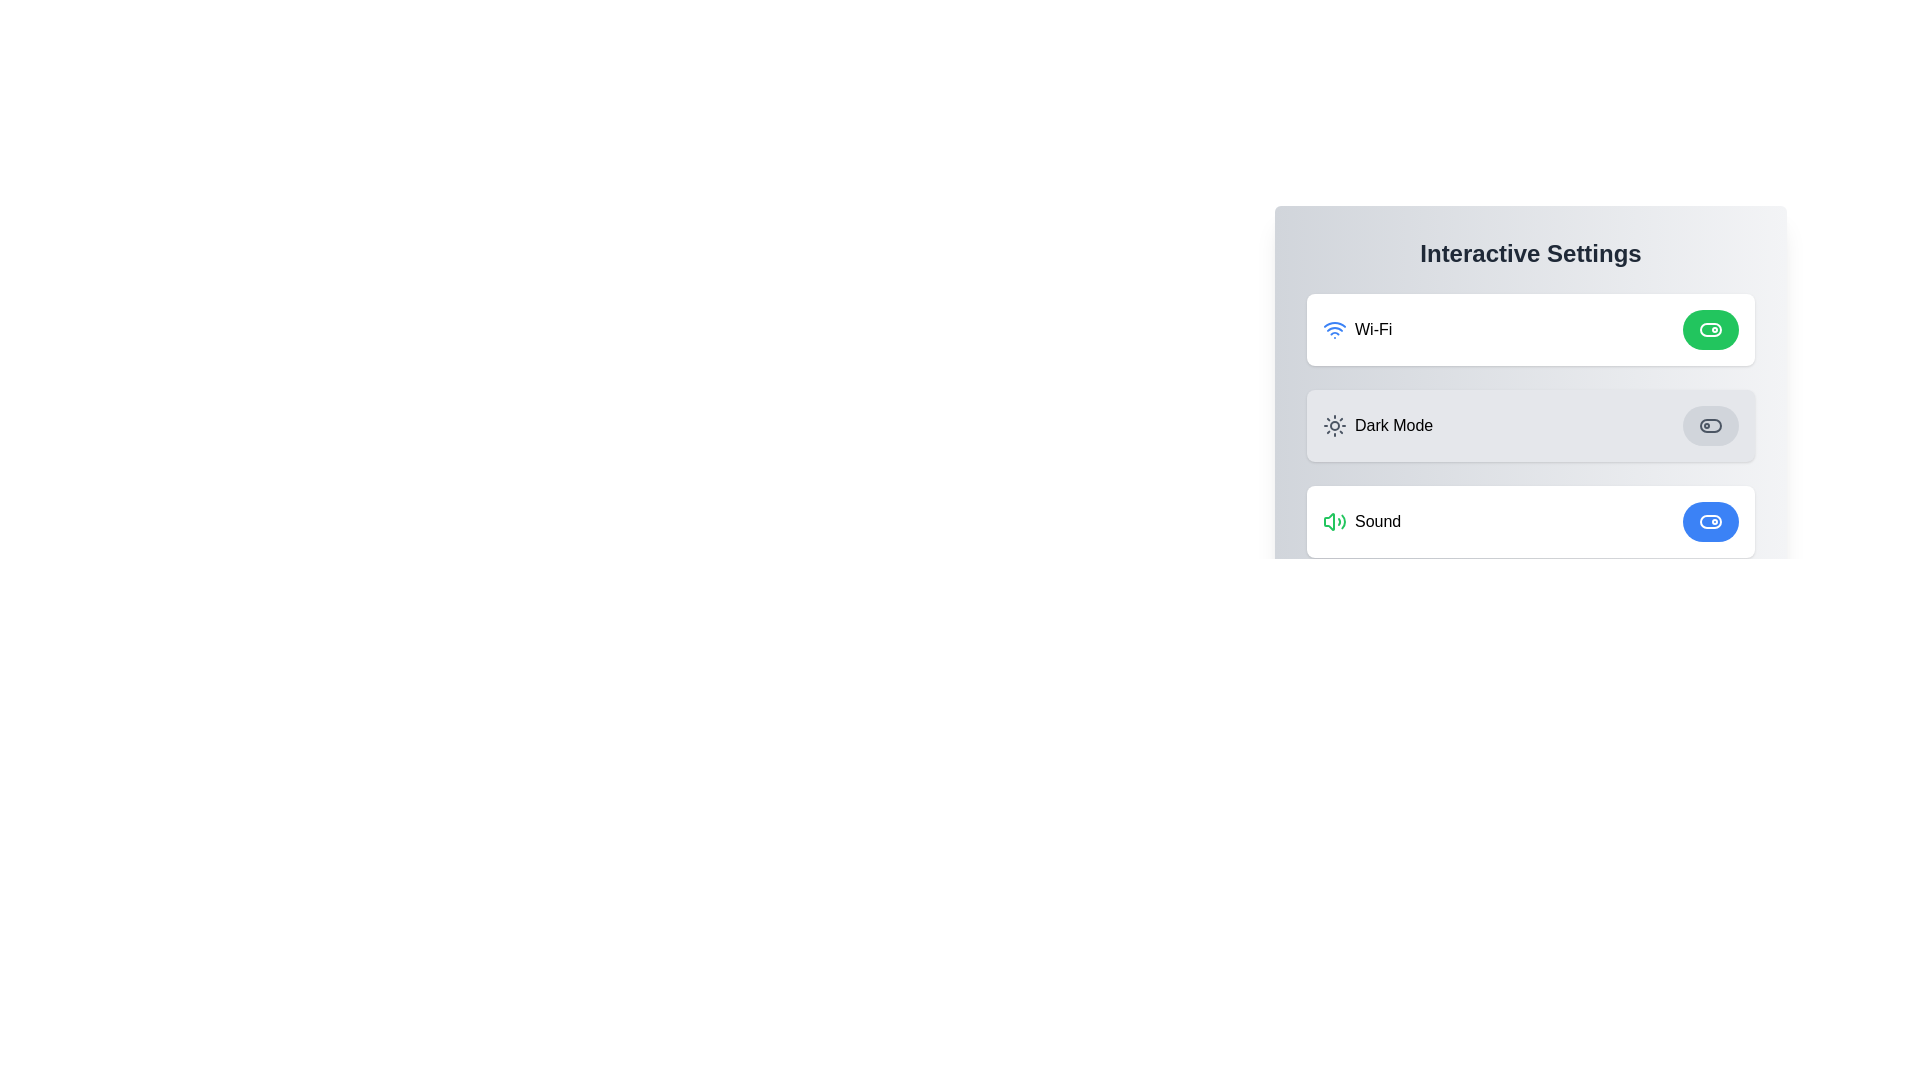  I want to click on the toggle in the Settings Section Row to change the 'Dark Mode' setting within the user settings interface, so click(1530, 397).